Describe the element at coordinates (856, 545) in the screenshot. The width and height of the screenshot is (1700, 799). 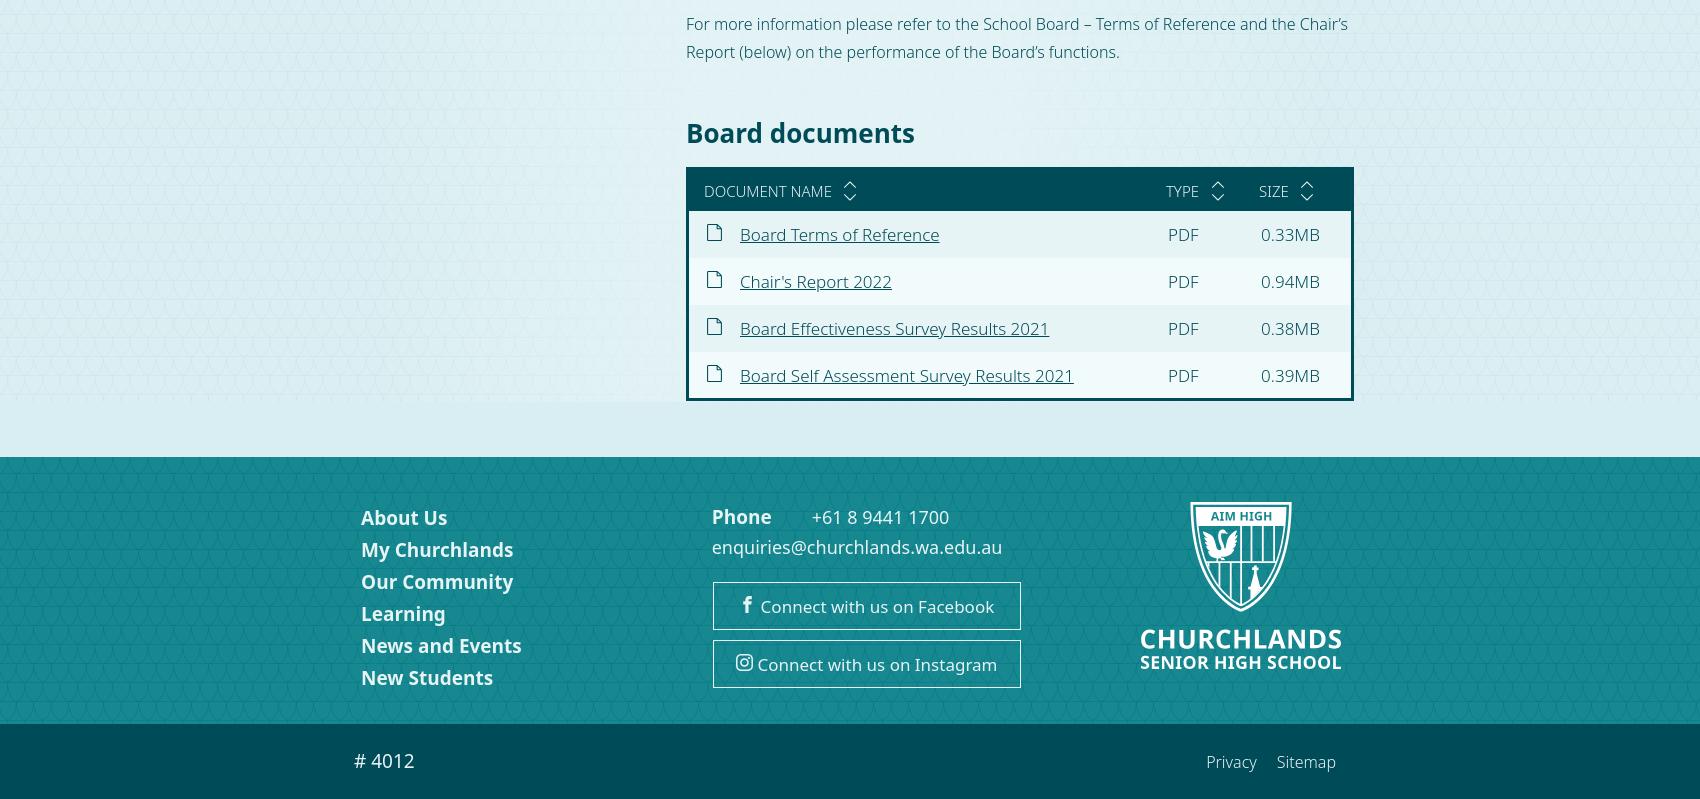
I see `'enquiries@churchlands.wa.edu.au'` at that location.